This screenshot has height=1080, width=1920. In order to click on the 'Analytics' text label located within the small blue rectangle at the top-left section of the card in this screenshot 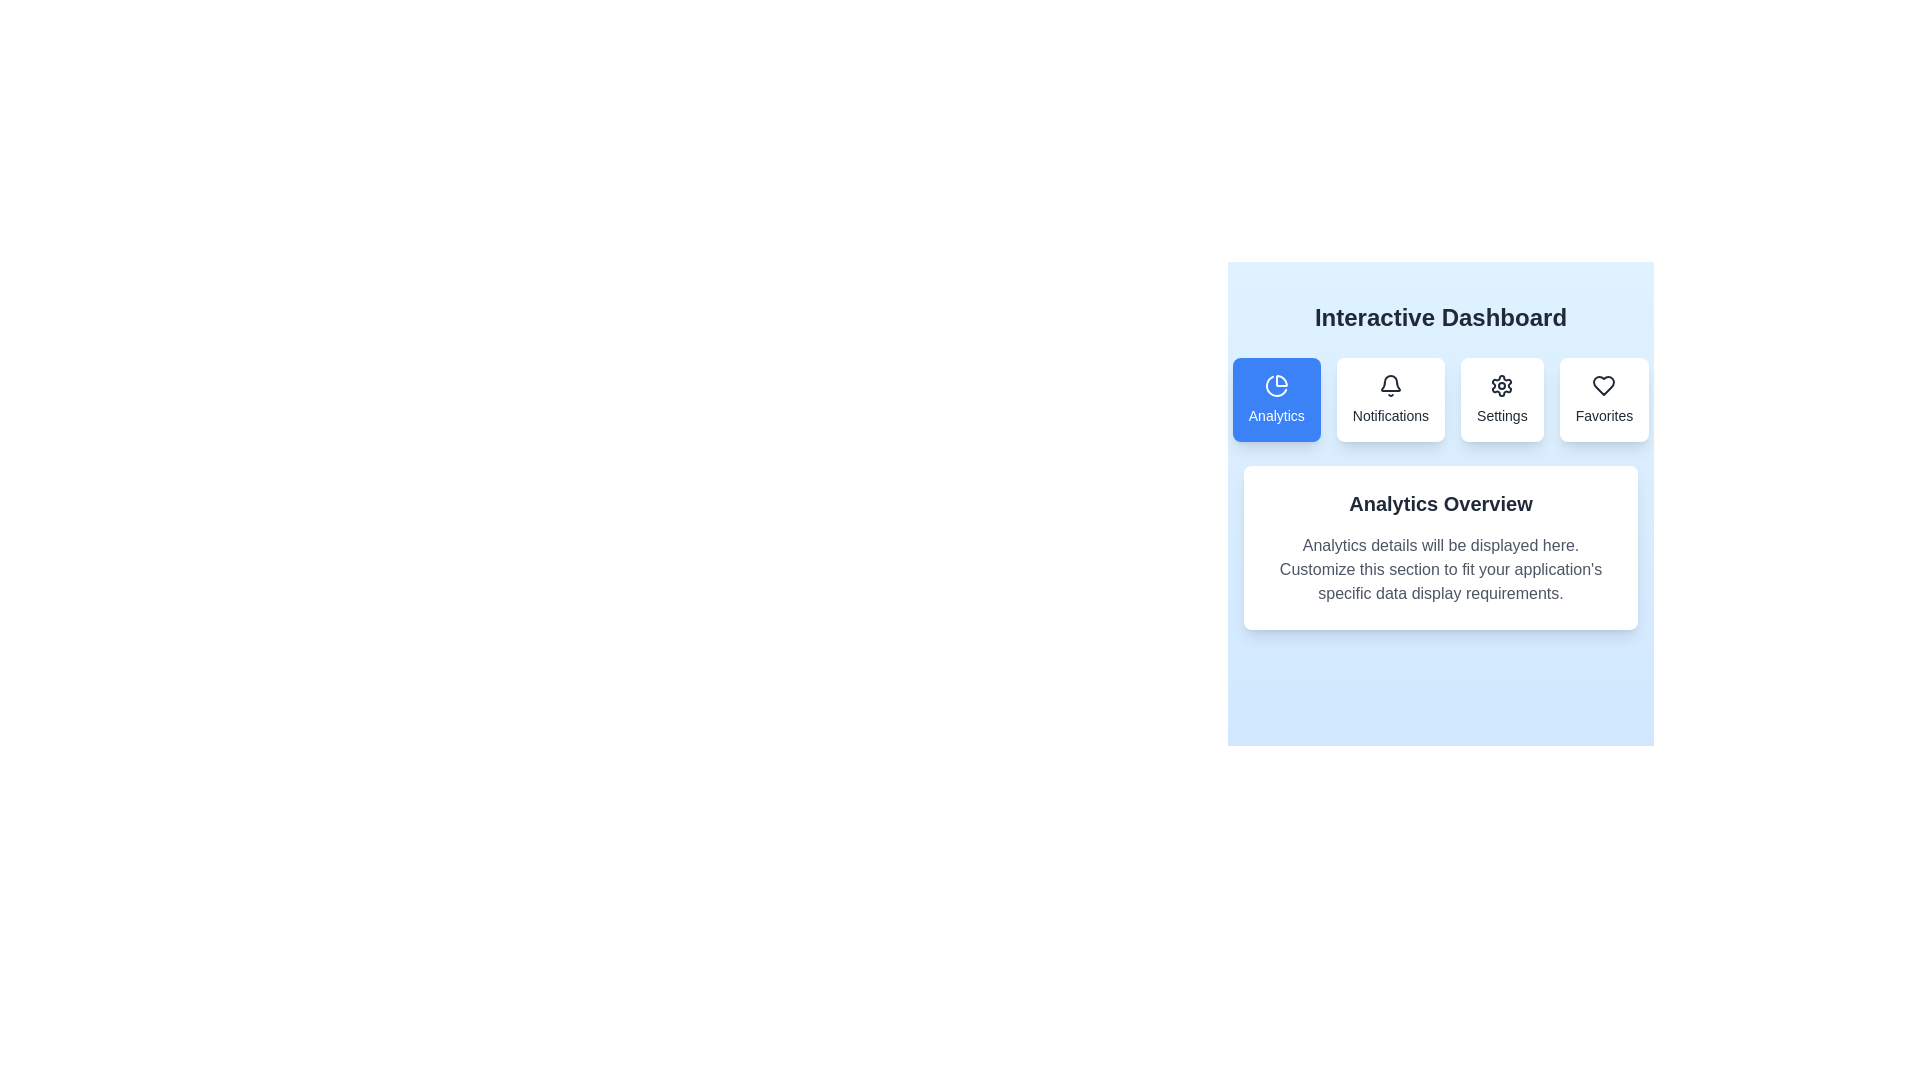, I will do `click(1275, 415)`.